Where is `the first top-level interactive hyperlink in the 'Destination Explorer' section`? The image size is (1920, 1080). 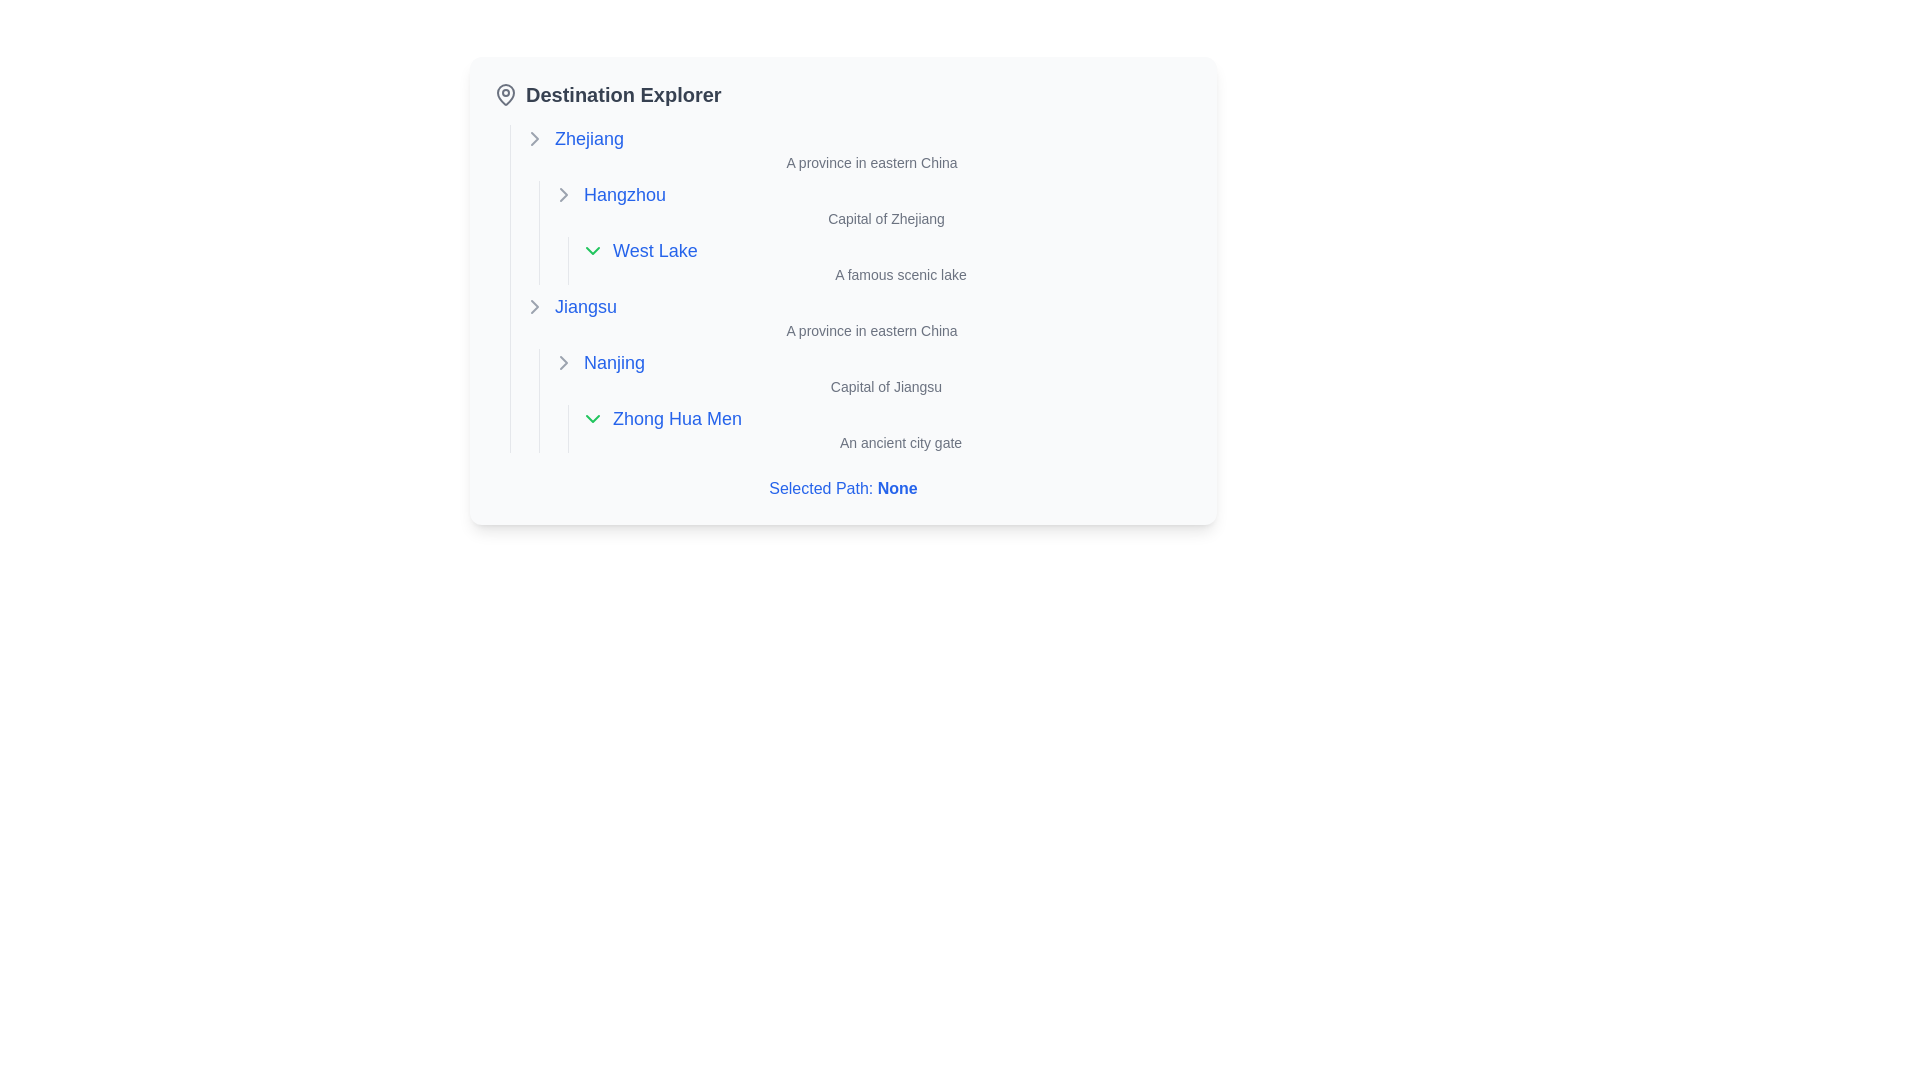 the first top-level interactive hyperlink in the 'Destination Explorer' section is located at coordinates (588, 137).